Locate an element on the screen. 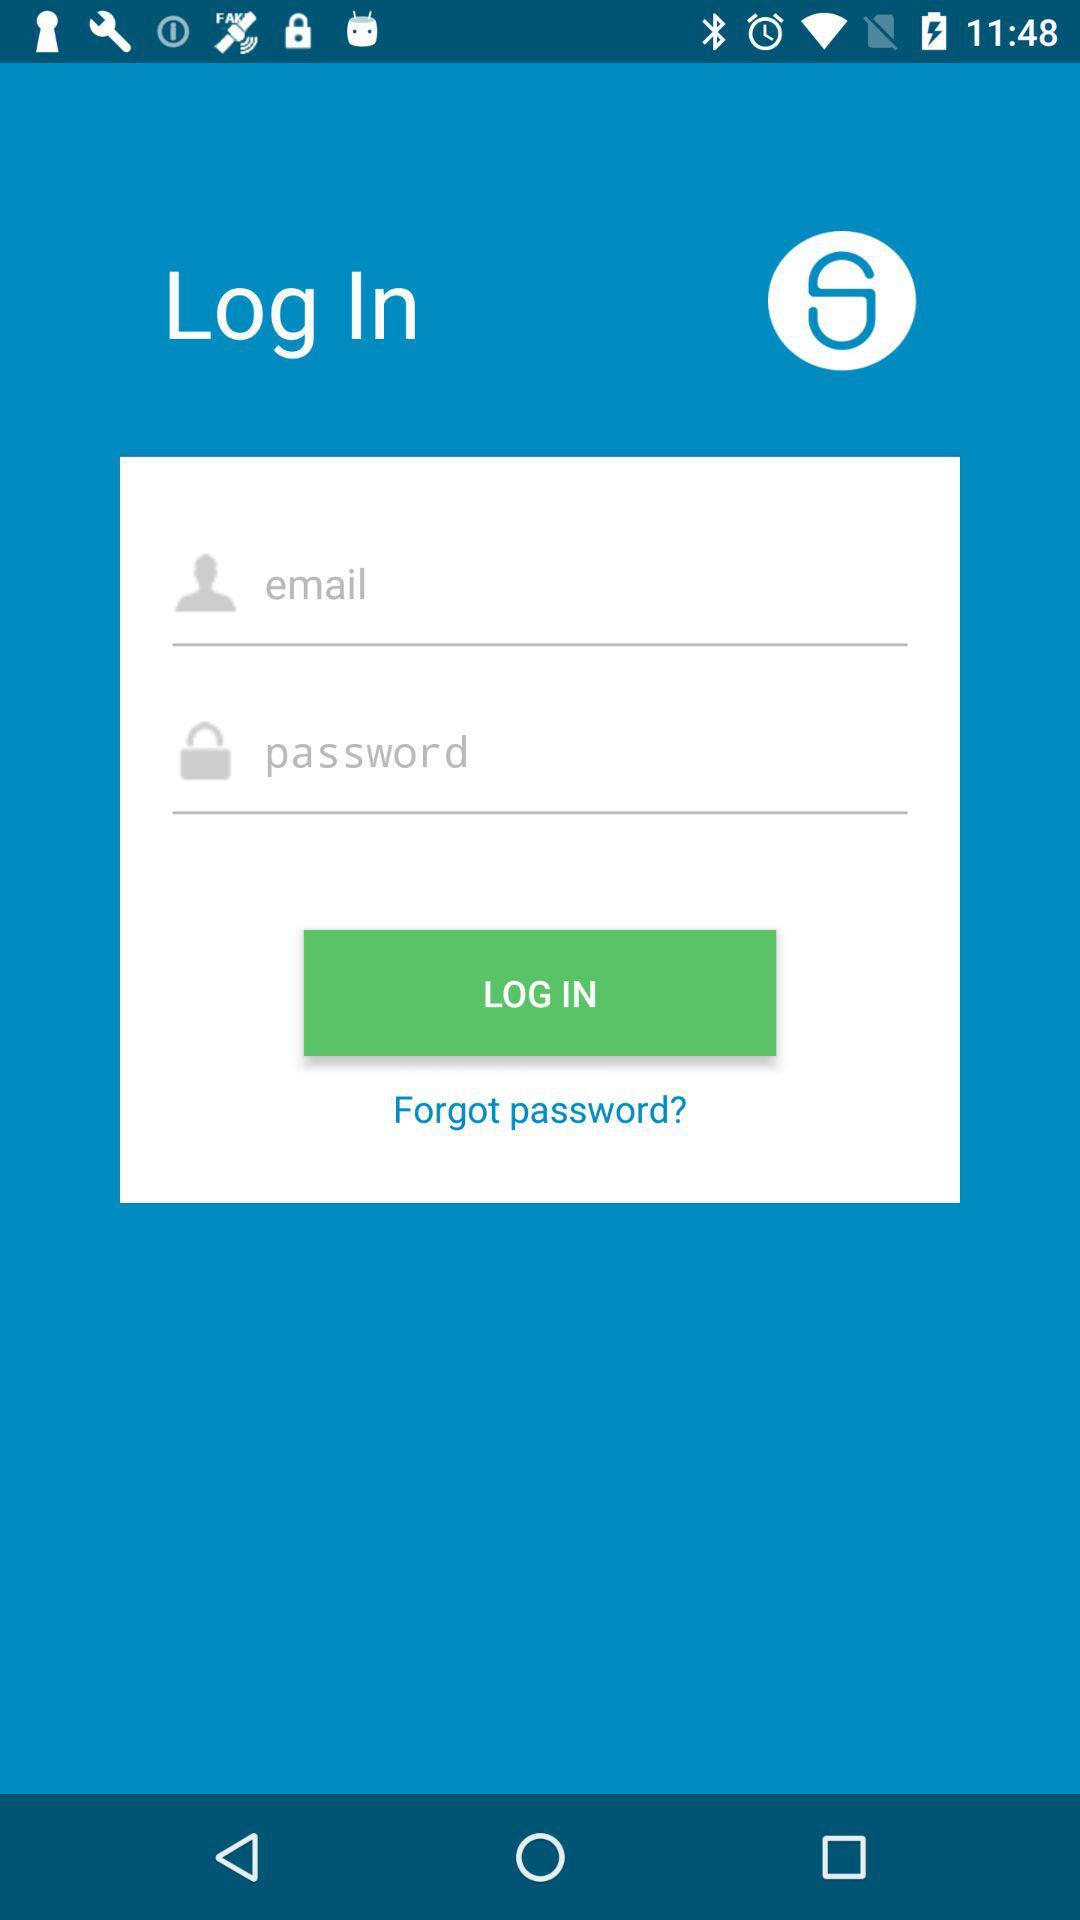 This screenshot has width=1080, height=1920. log in with email address is located at coordinates (540, 581).